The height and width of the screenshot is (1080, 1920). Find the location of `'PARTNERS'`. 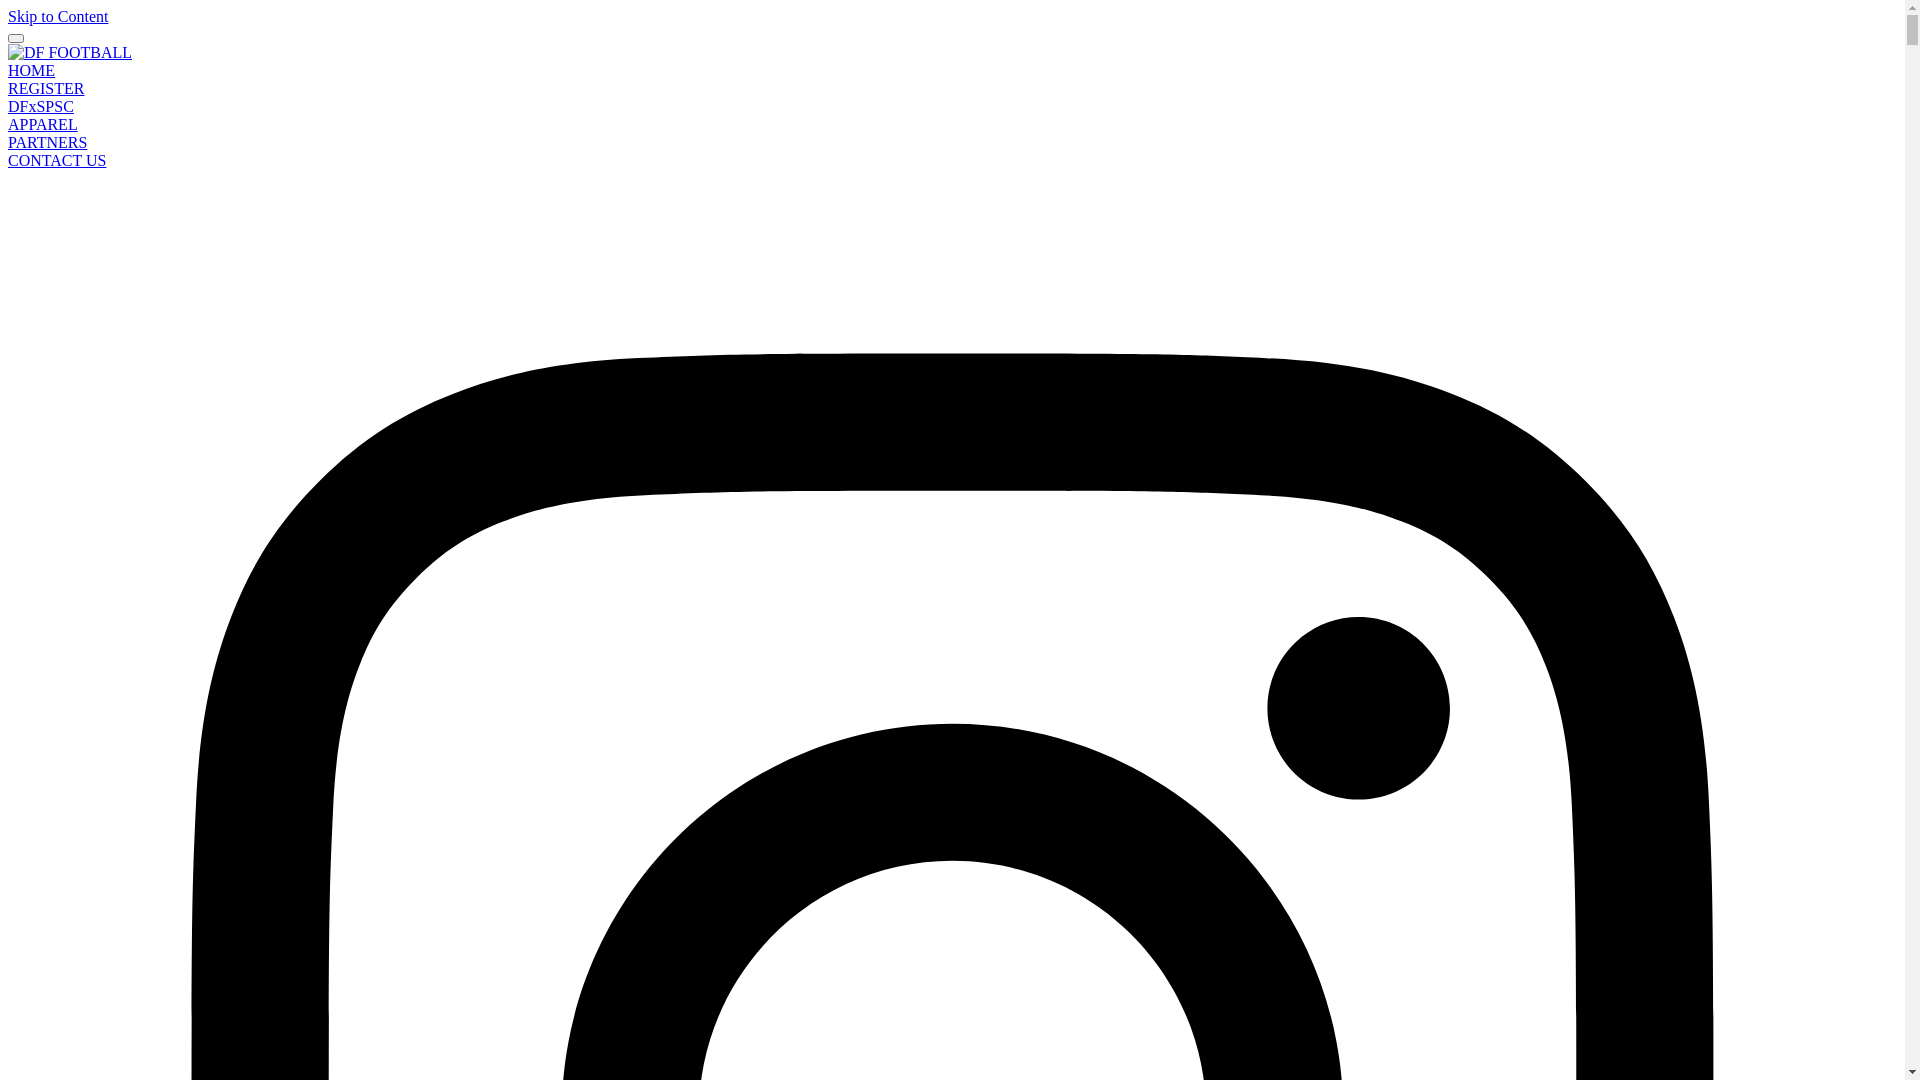

'PARTNERS' is located at coordinates (8, 141).